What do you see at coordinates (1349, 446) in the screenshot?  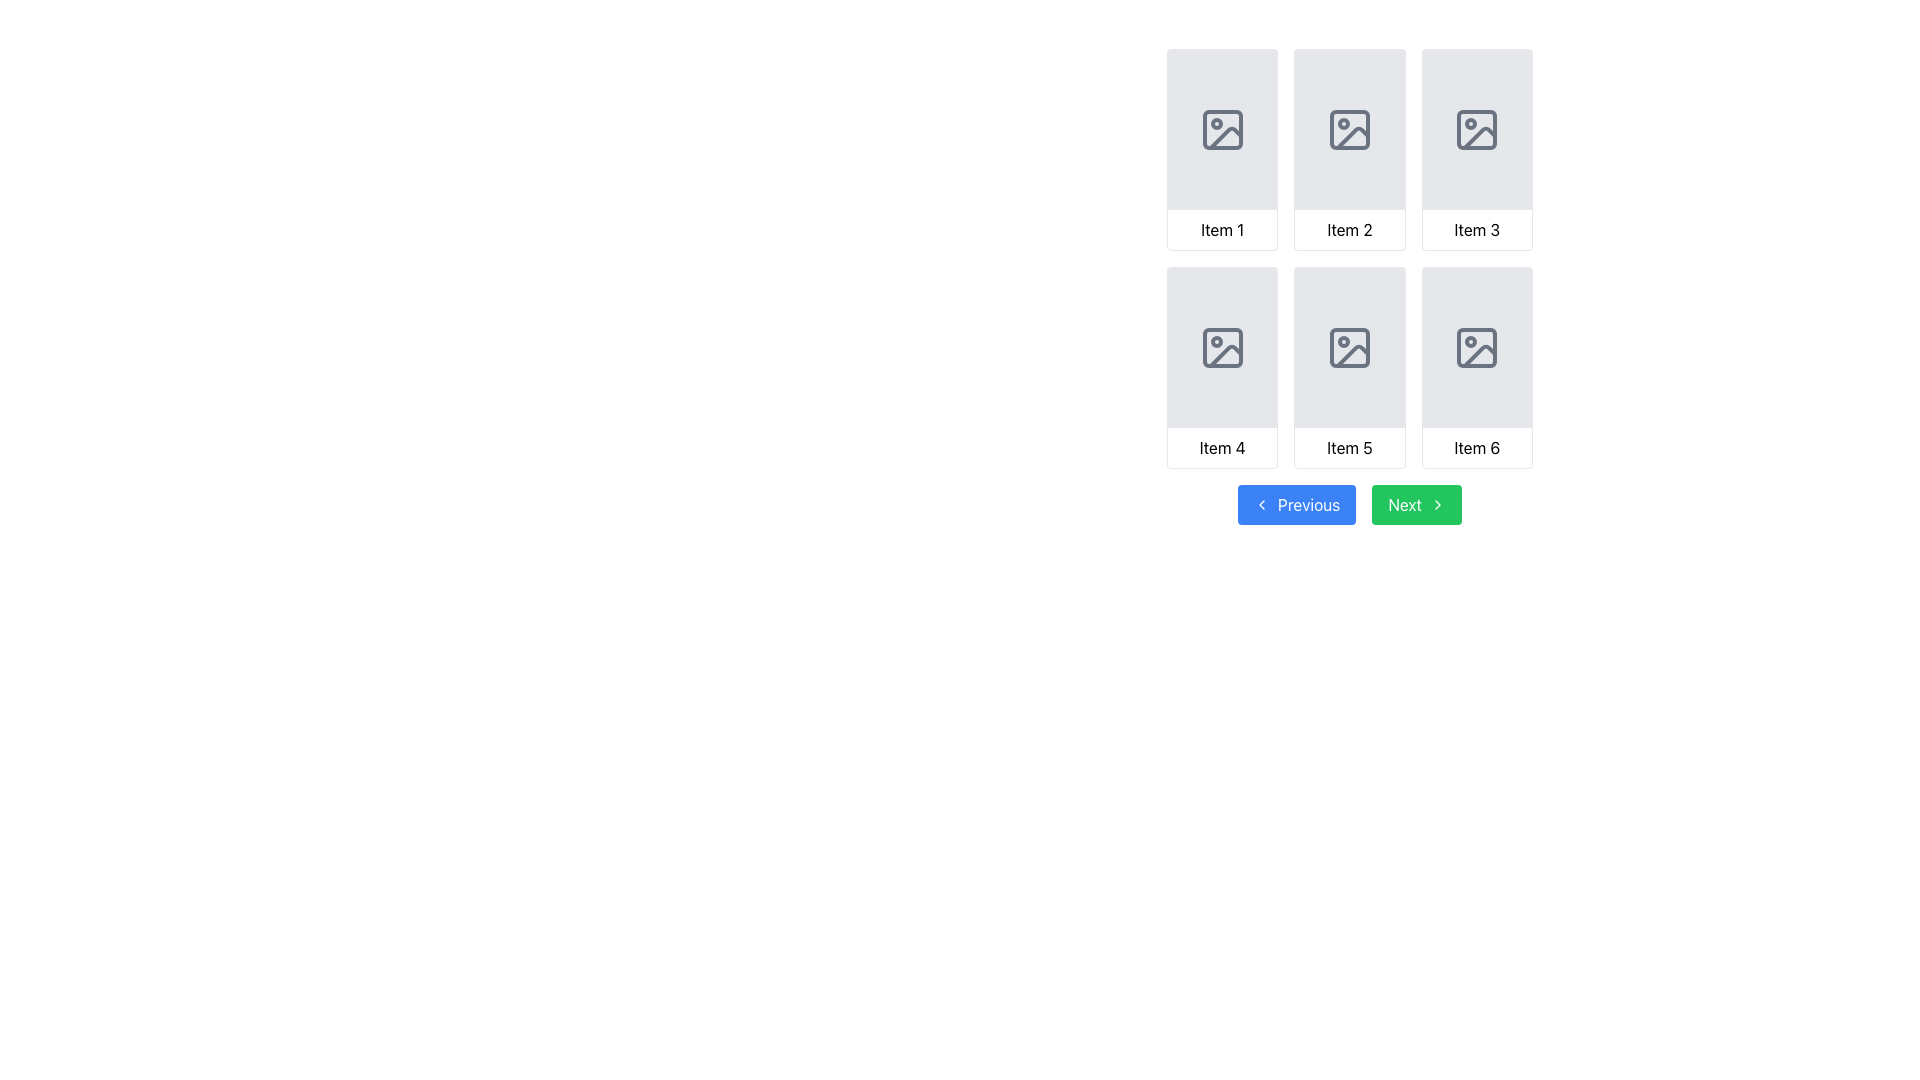 I see `static text display element serving as the label for 'Item 5', located at the center of the fifth card in the grid layout` at bounding box center [1349, 446].